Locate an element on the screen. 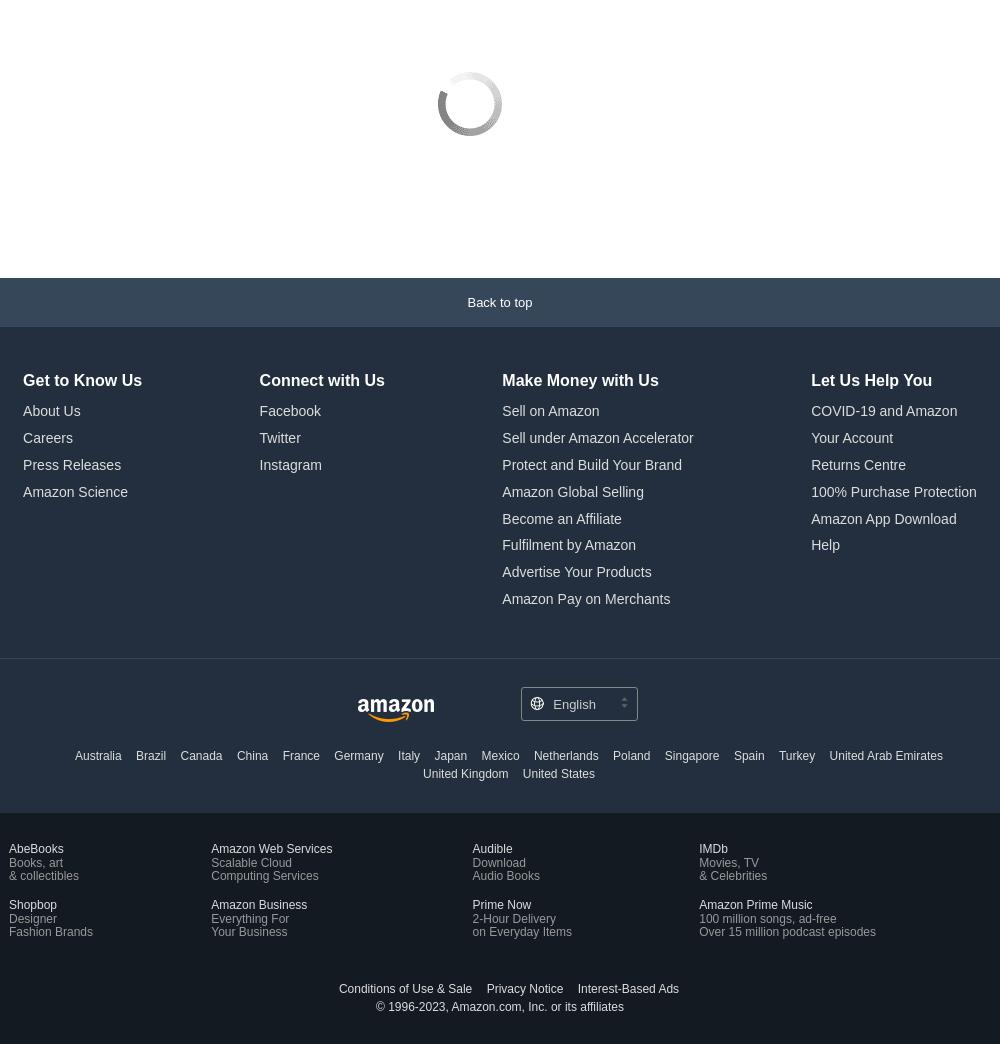 The image size is (1000, 1044). 'Germany' is located at coordinates (357, 755).